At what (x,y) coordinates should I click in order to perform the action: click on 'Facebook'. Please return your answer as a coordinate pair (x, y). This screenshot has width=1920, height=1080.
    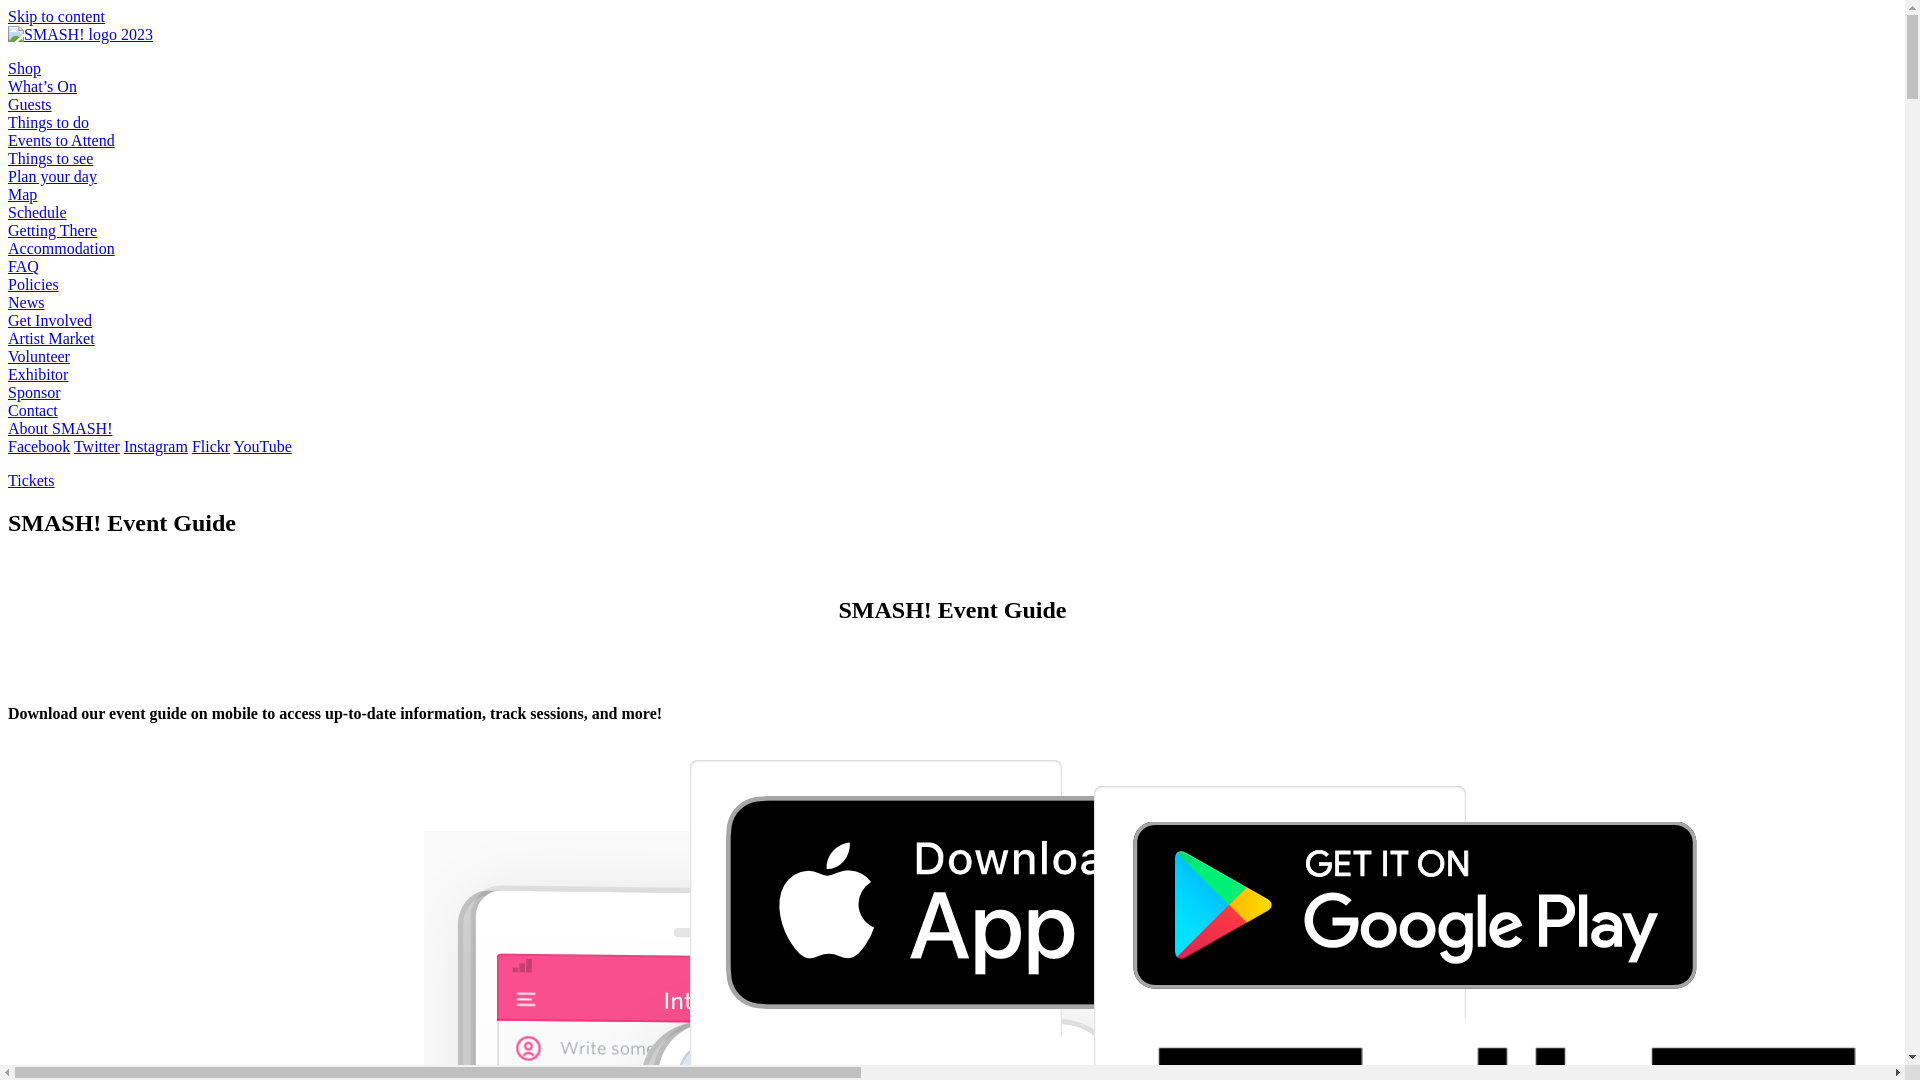
    Looking at the image, I should click on (8, 445).